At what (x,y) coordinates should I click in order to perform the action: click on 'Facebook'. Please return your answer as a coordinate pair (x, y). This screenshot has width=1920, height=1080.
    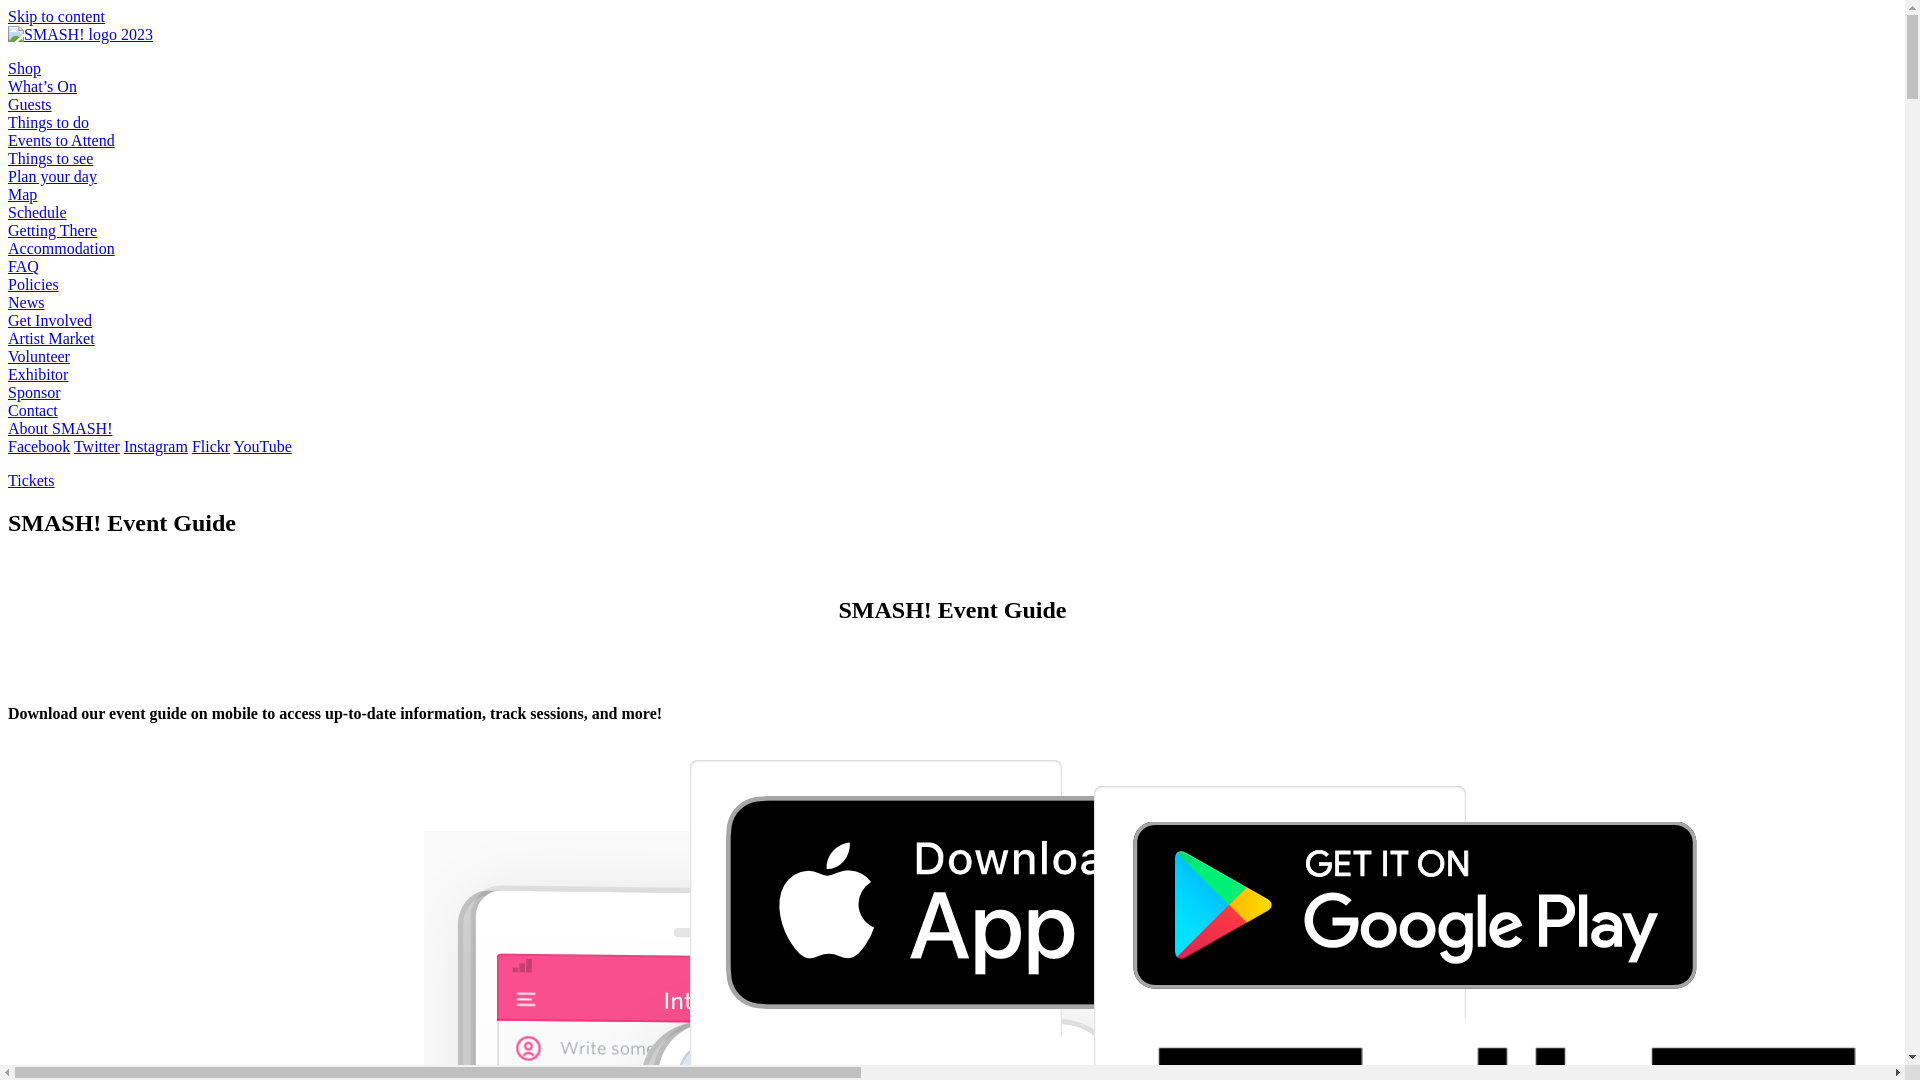
    Looking at the image, I should click on (8, 445).